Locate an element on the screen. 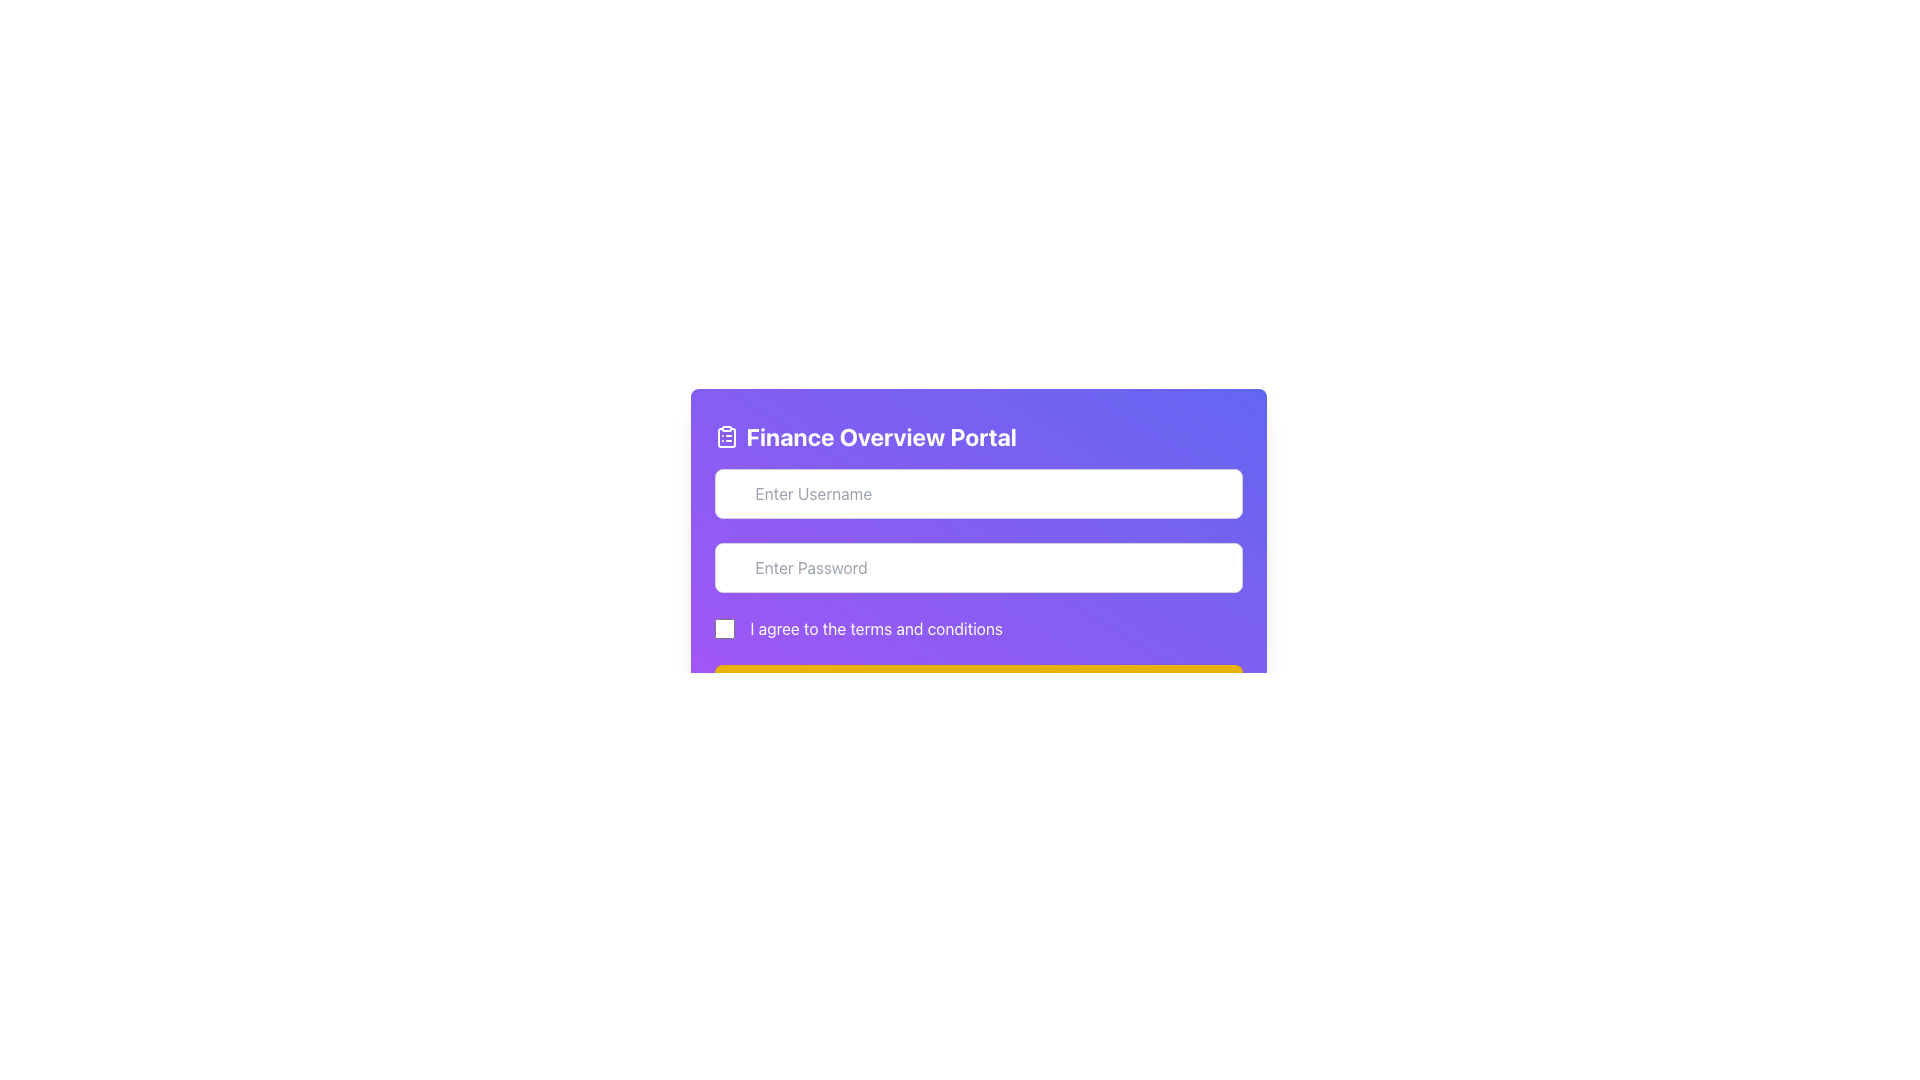 The image size is (1920, 1080). the decorative finance icon located at the upper left corner of the purple header section, before the 'Finance Overview Portal' text is located at coordinates (725, 435).